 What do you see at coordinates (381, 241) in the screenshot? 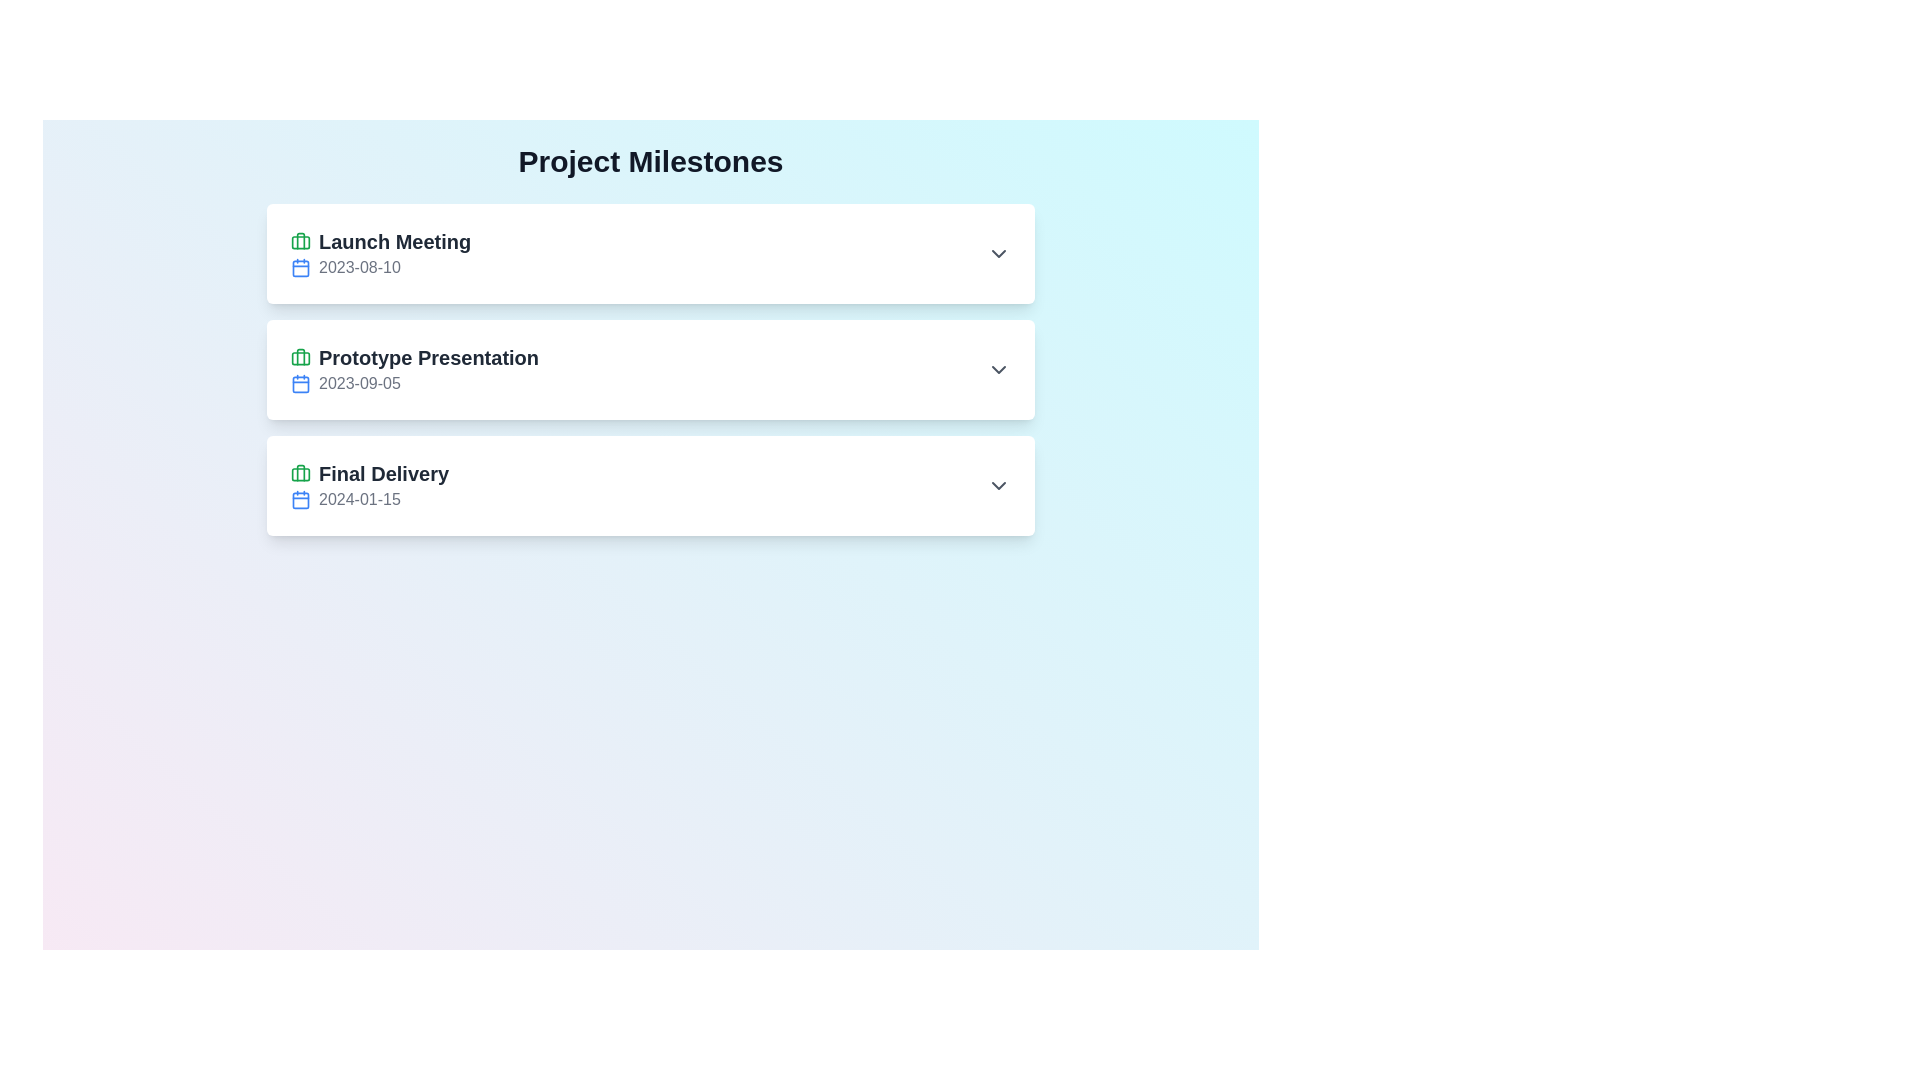
I see `the 'Launch Meeting' text label with a green briefcase icon` at bounding box center [381, 241].